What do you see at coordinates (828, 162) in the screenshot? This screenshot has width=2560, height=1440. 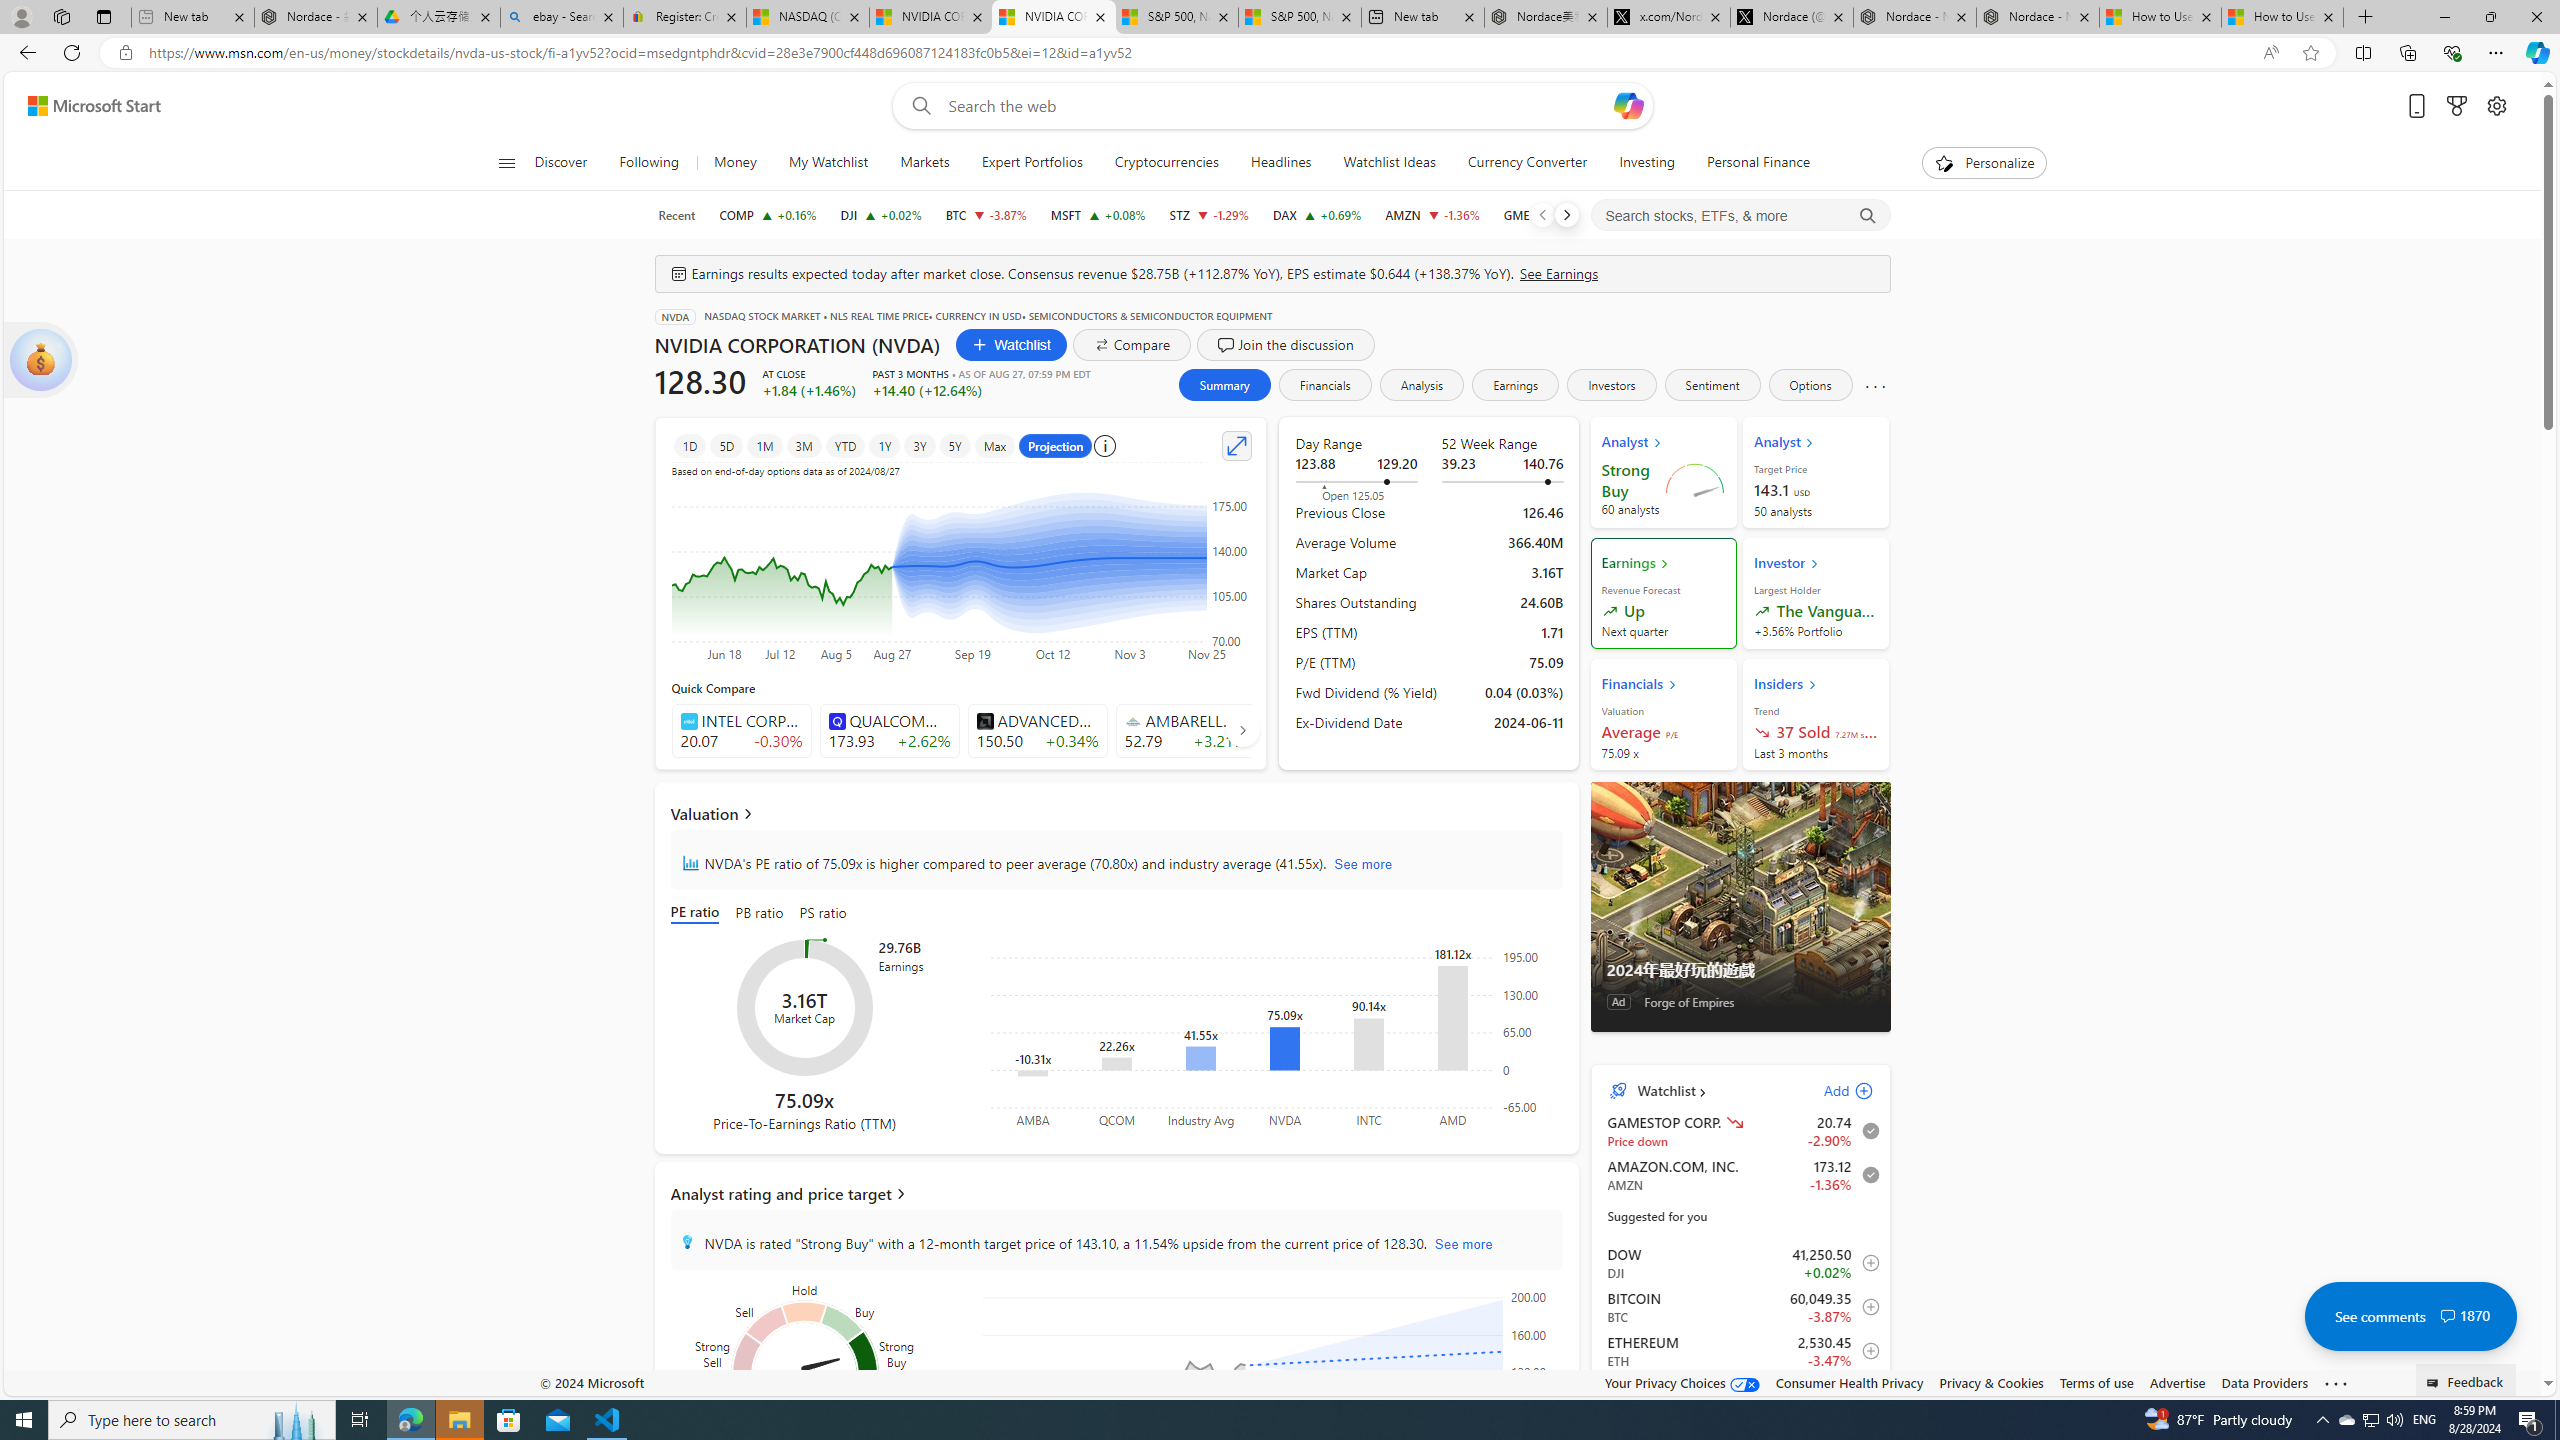 I see `'My Watchlist'` at bounding box center [828, 162].